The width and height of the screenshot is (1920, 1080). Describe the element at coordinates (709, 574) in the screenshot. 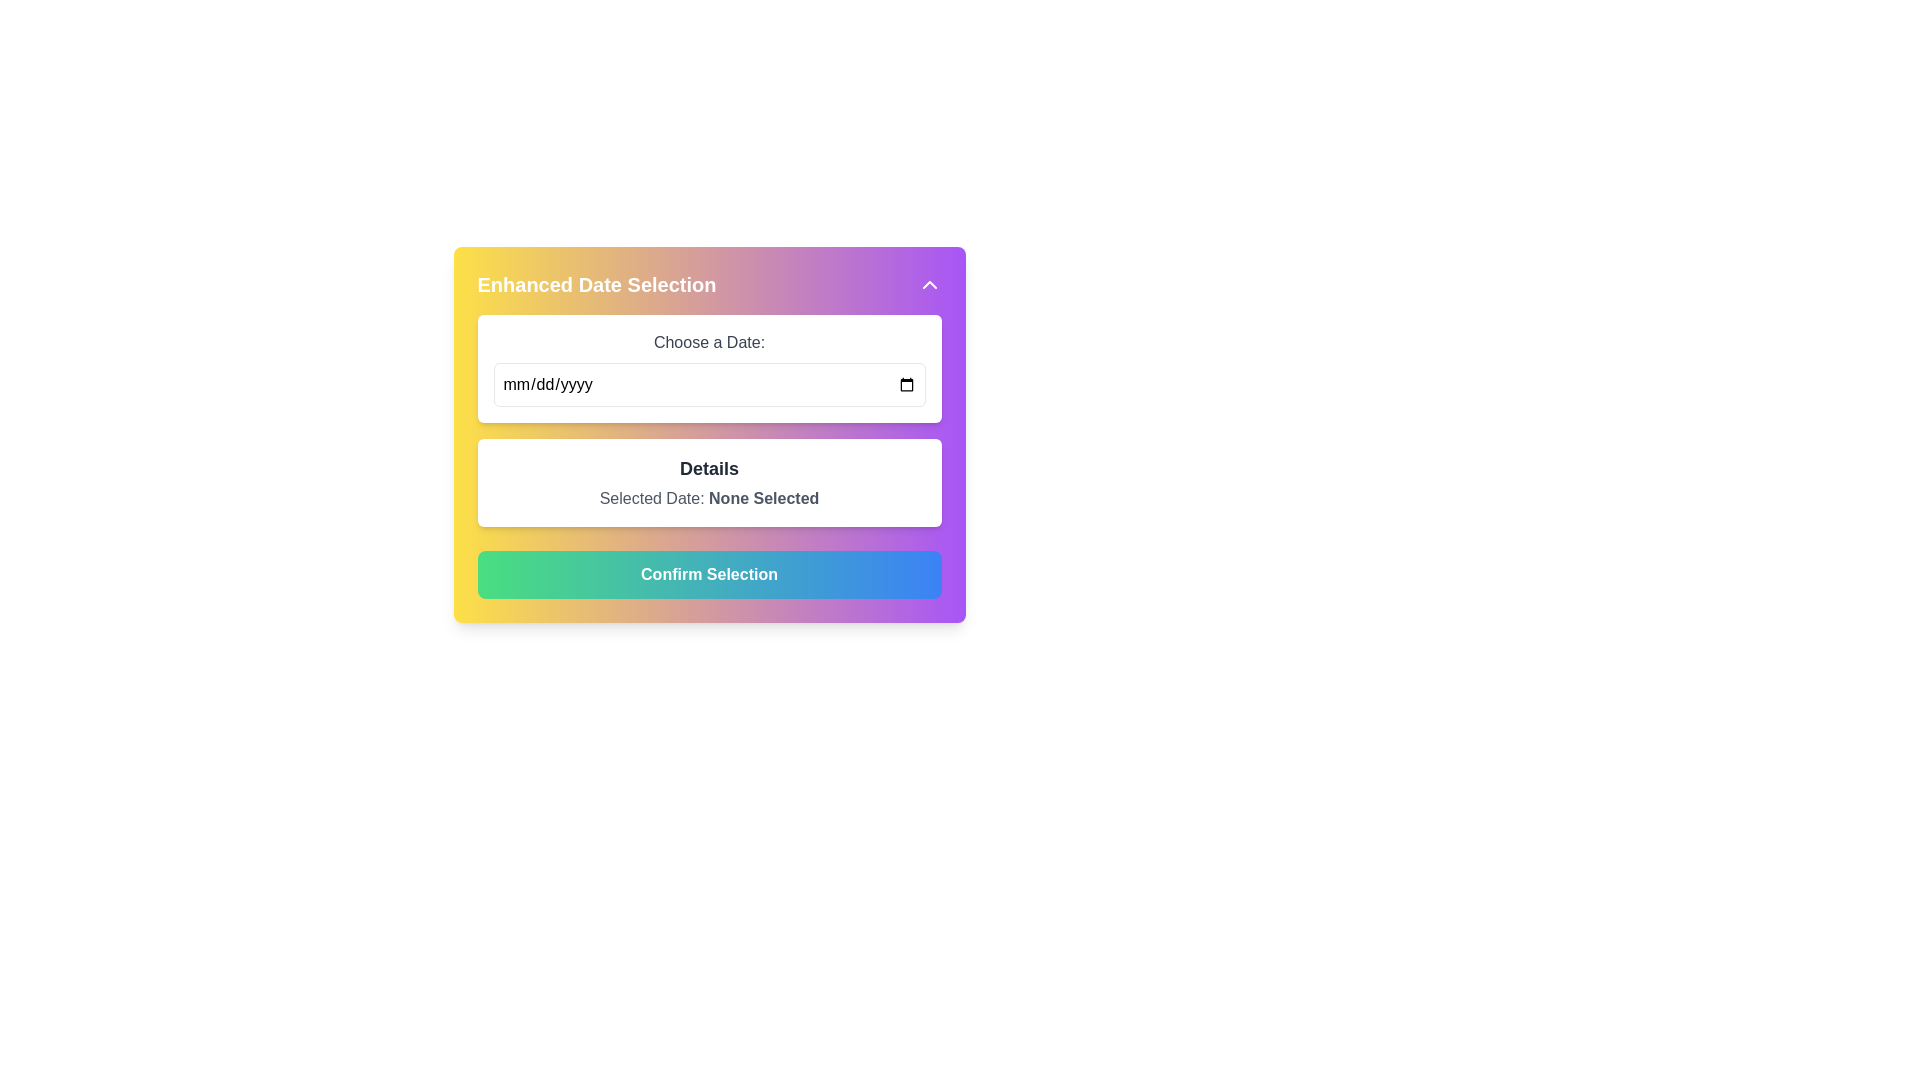

I see `the 'Confirm Selection' button, which is a rectangular button with a gradient background from green to blue, located at the bottom of a modal with a yellow to purple gradient` at that location.